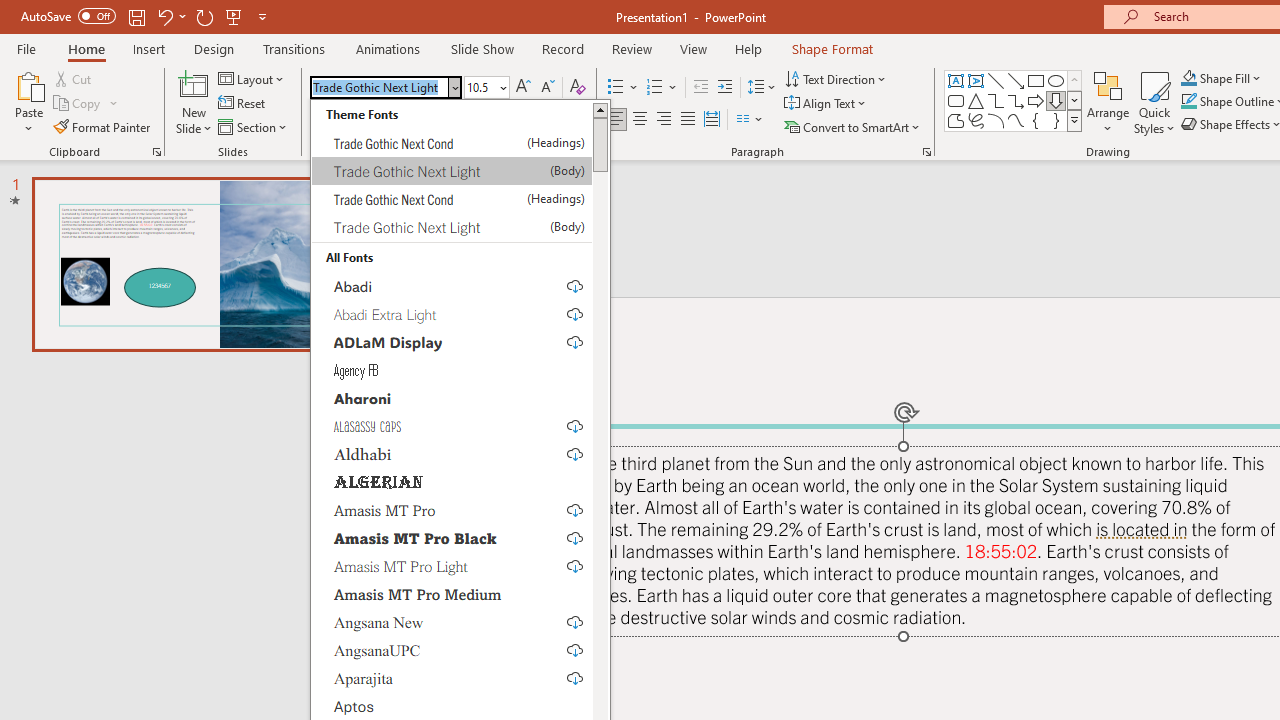 The width and height of the screenshot is (1280, 720). What do you see at coordinates (853, 127) in the screenshot?
I see `'Convert to SmartArt'` at bounding box center [853, 127].